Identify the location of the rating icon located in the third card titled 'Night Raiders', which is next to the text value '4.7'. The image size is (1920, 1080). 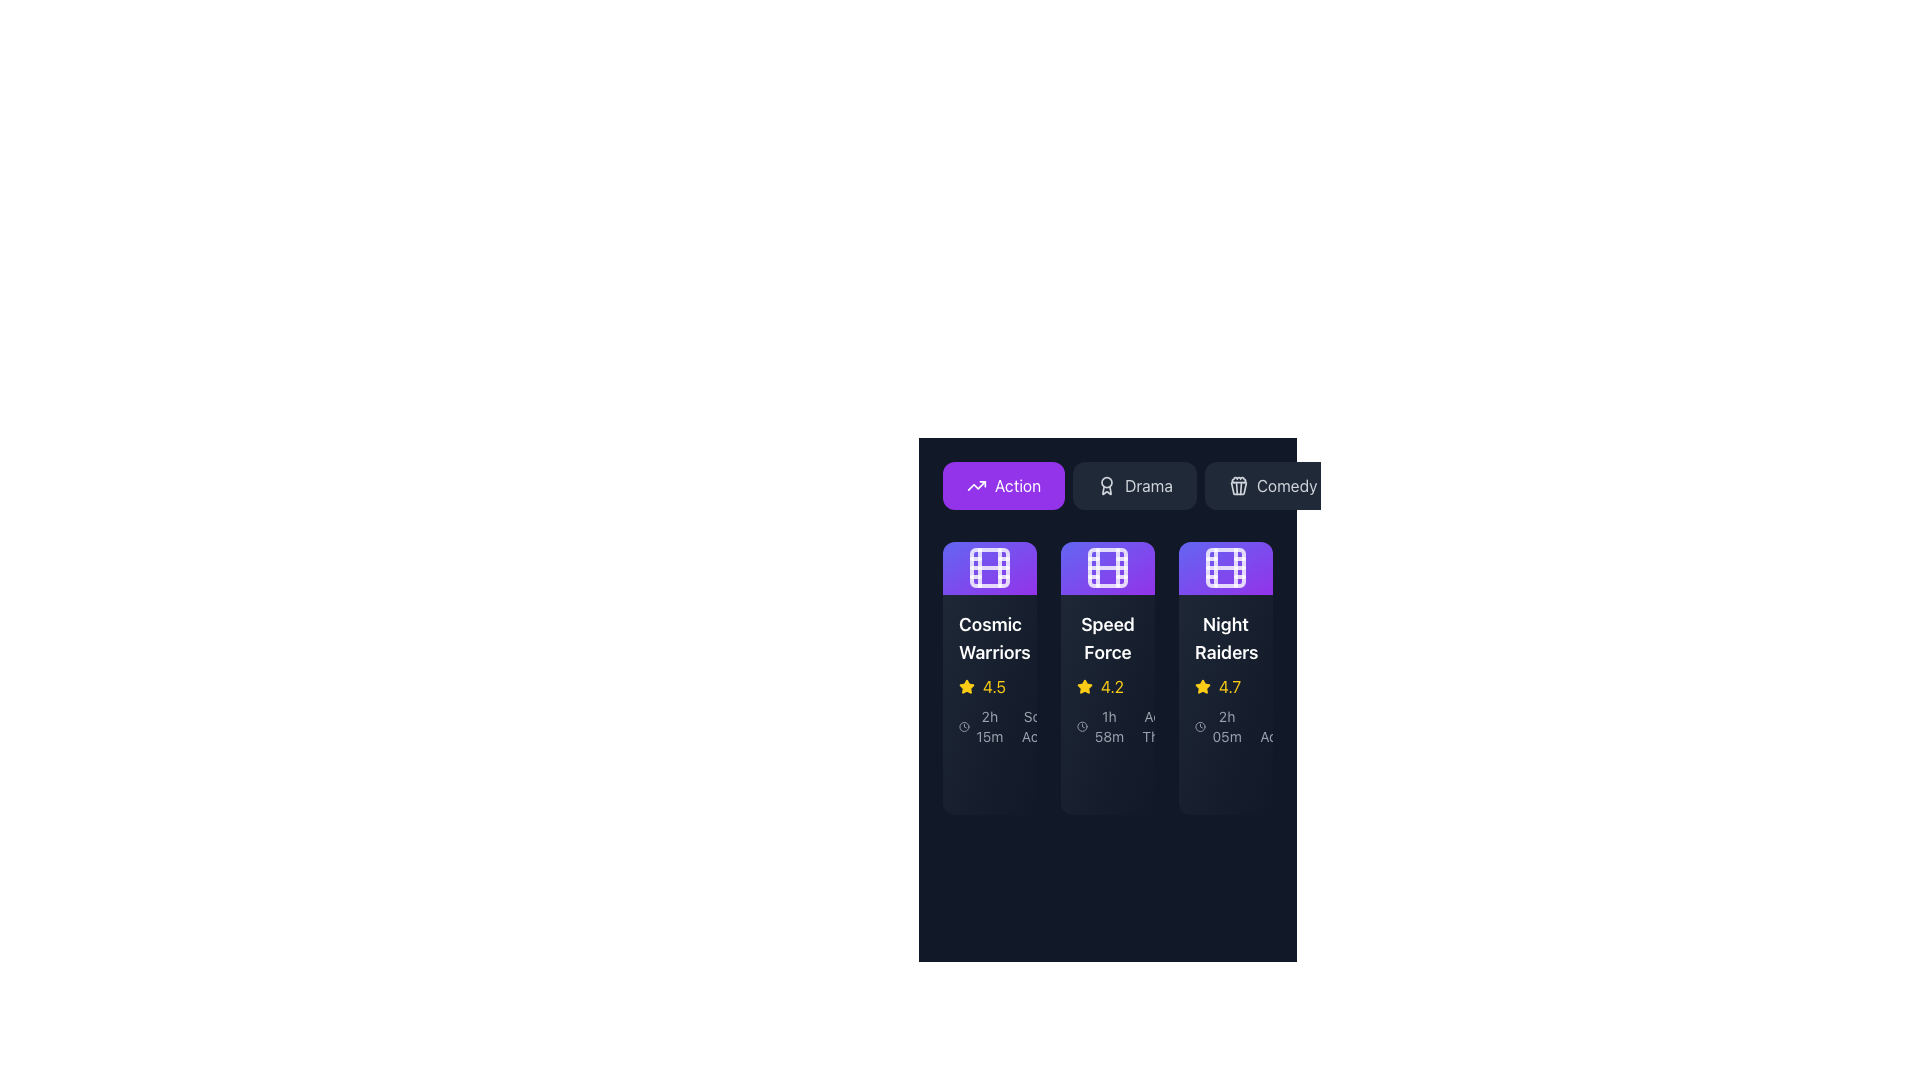
(1202, 685).